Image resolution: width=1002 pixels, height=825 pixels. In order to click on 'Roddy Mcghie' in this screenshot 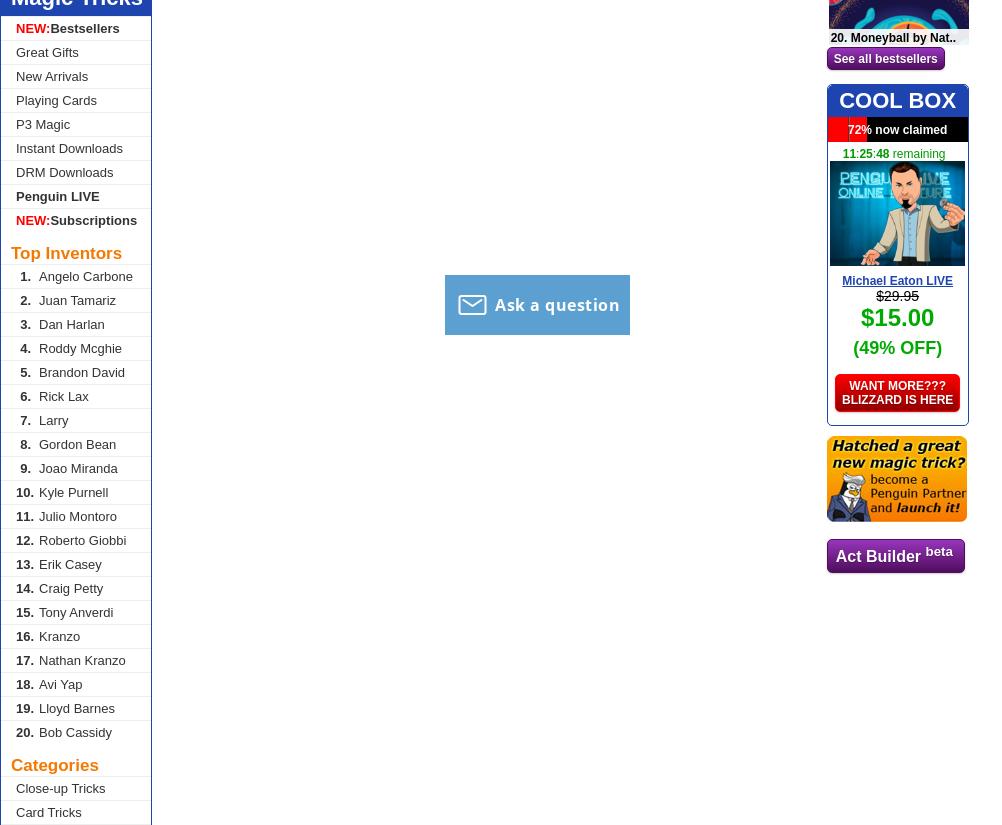, I will do `click(80, 347)`.